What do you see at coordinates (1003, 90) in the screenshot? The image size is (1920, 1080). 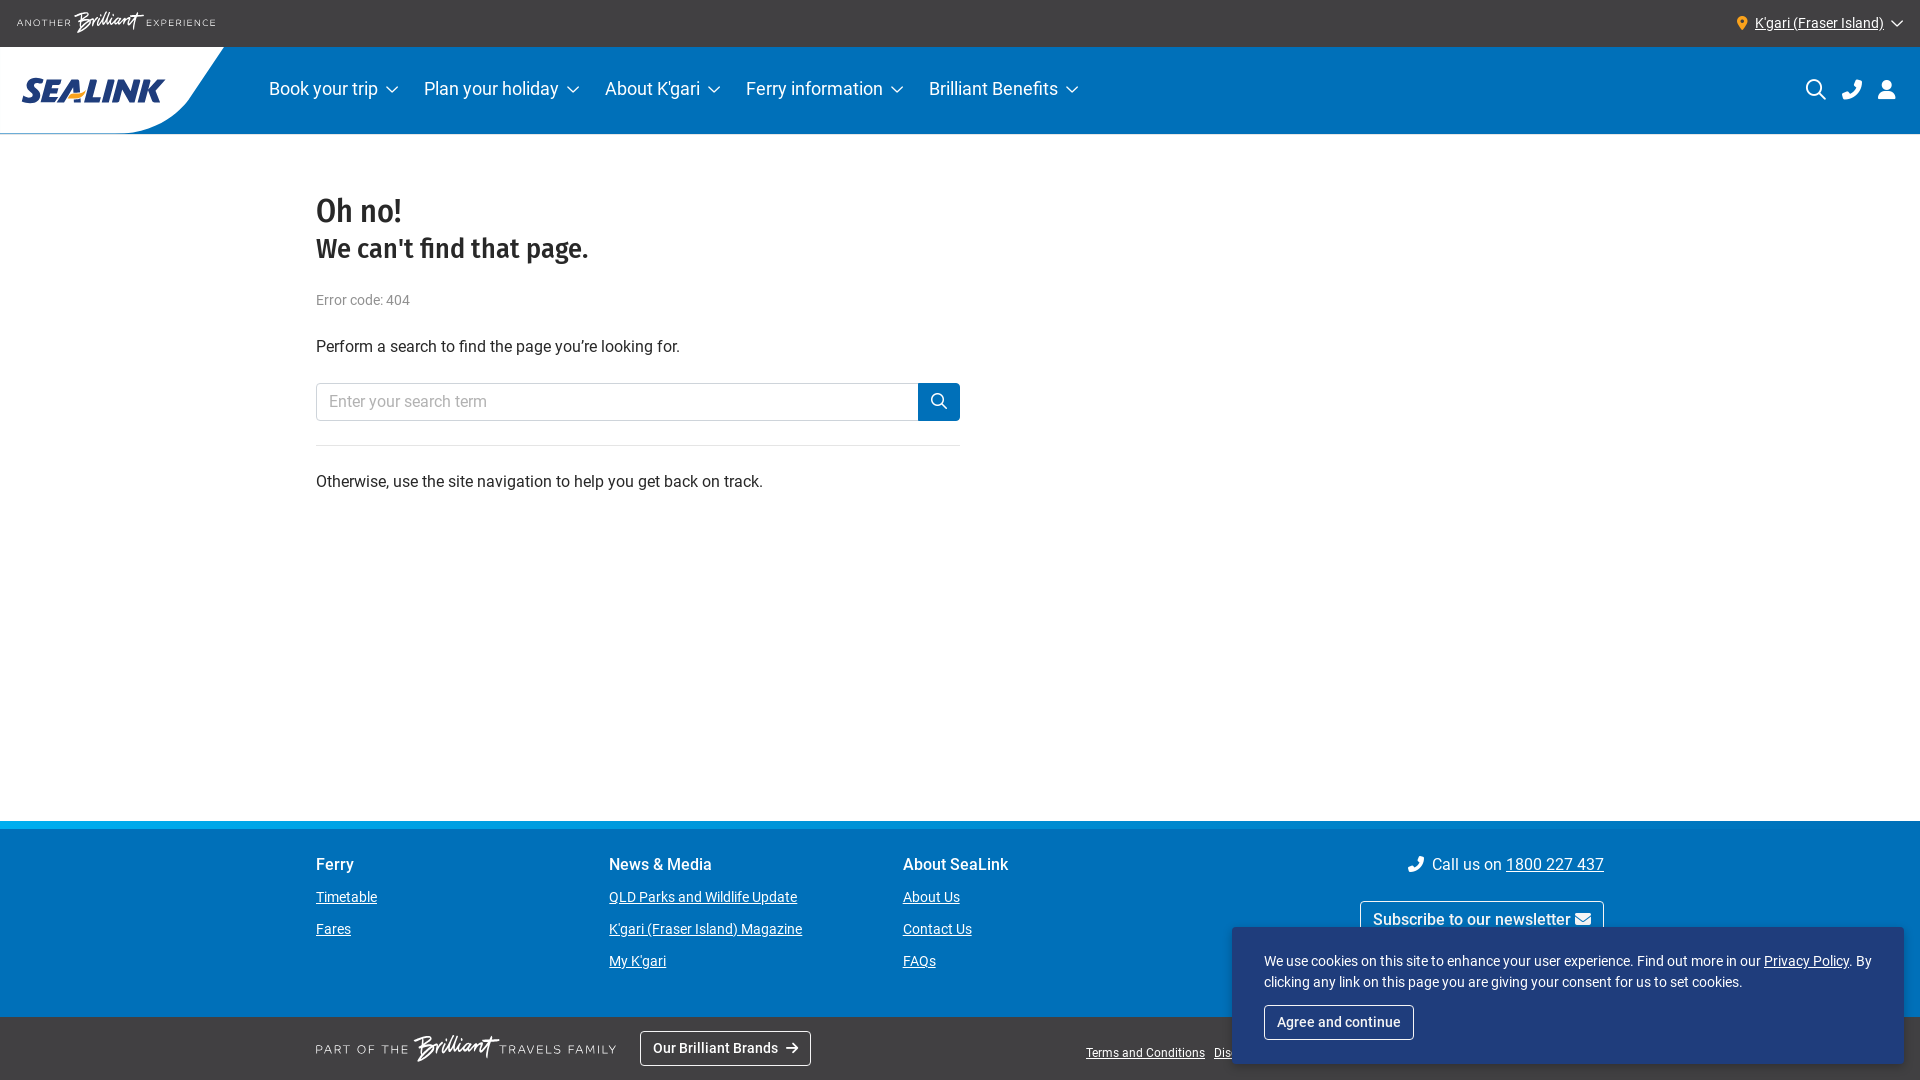 I see `'Brilliant Benefits'` at bounding box center [1003, 90].